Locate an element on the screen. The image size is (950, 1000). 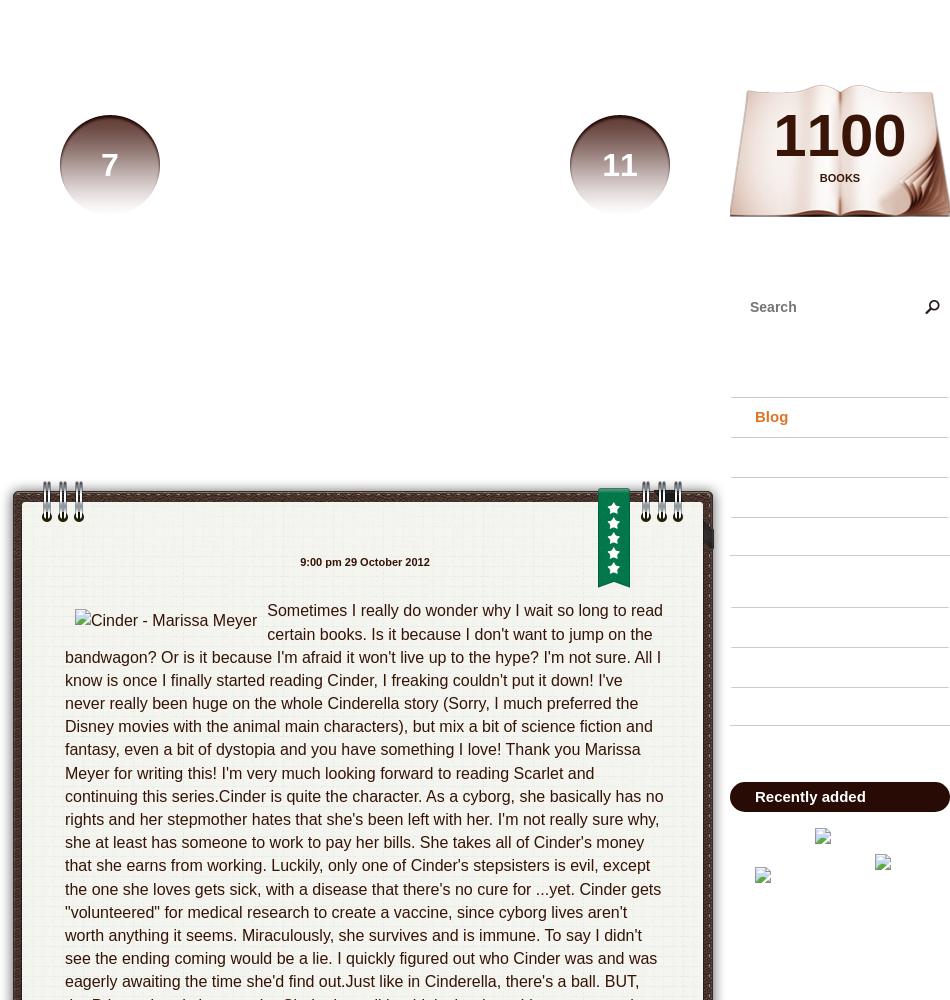
'Shelf' is located at coordinates (772, 455).